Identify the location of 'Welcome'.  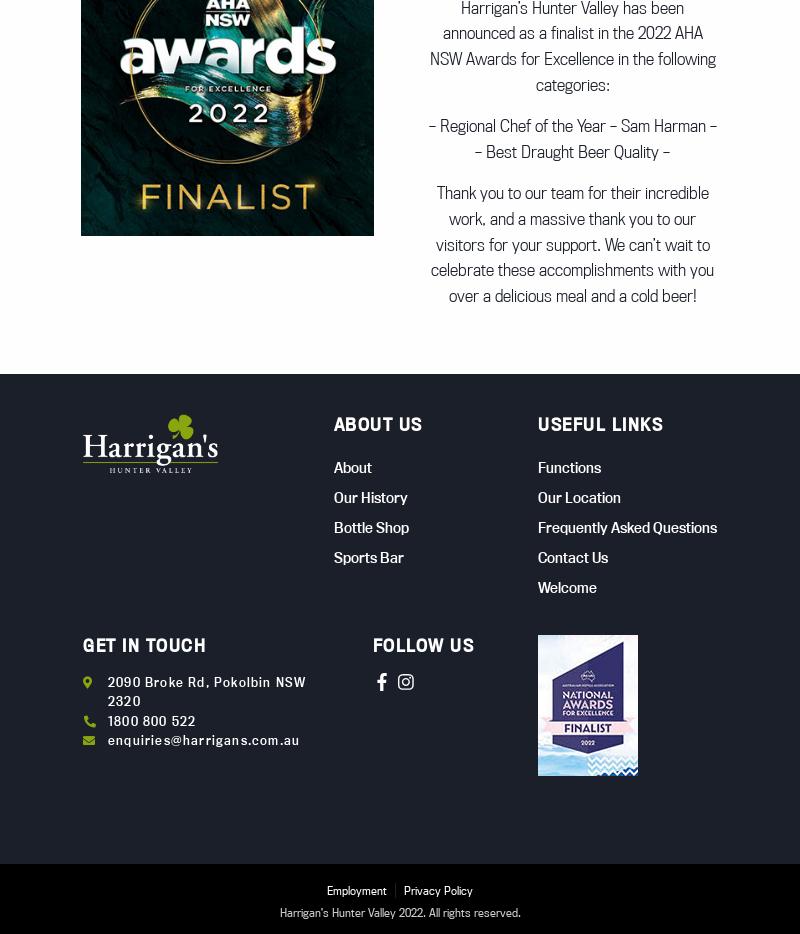
(538, 585).